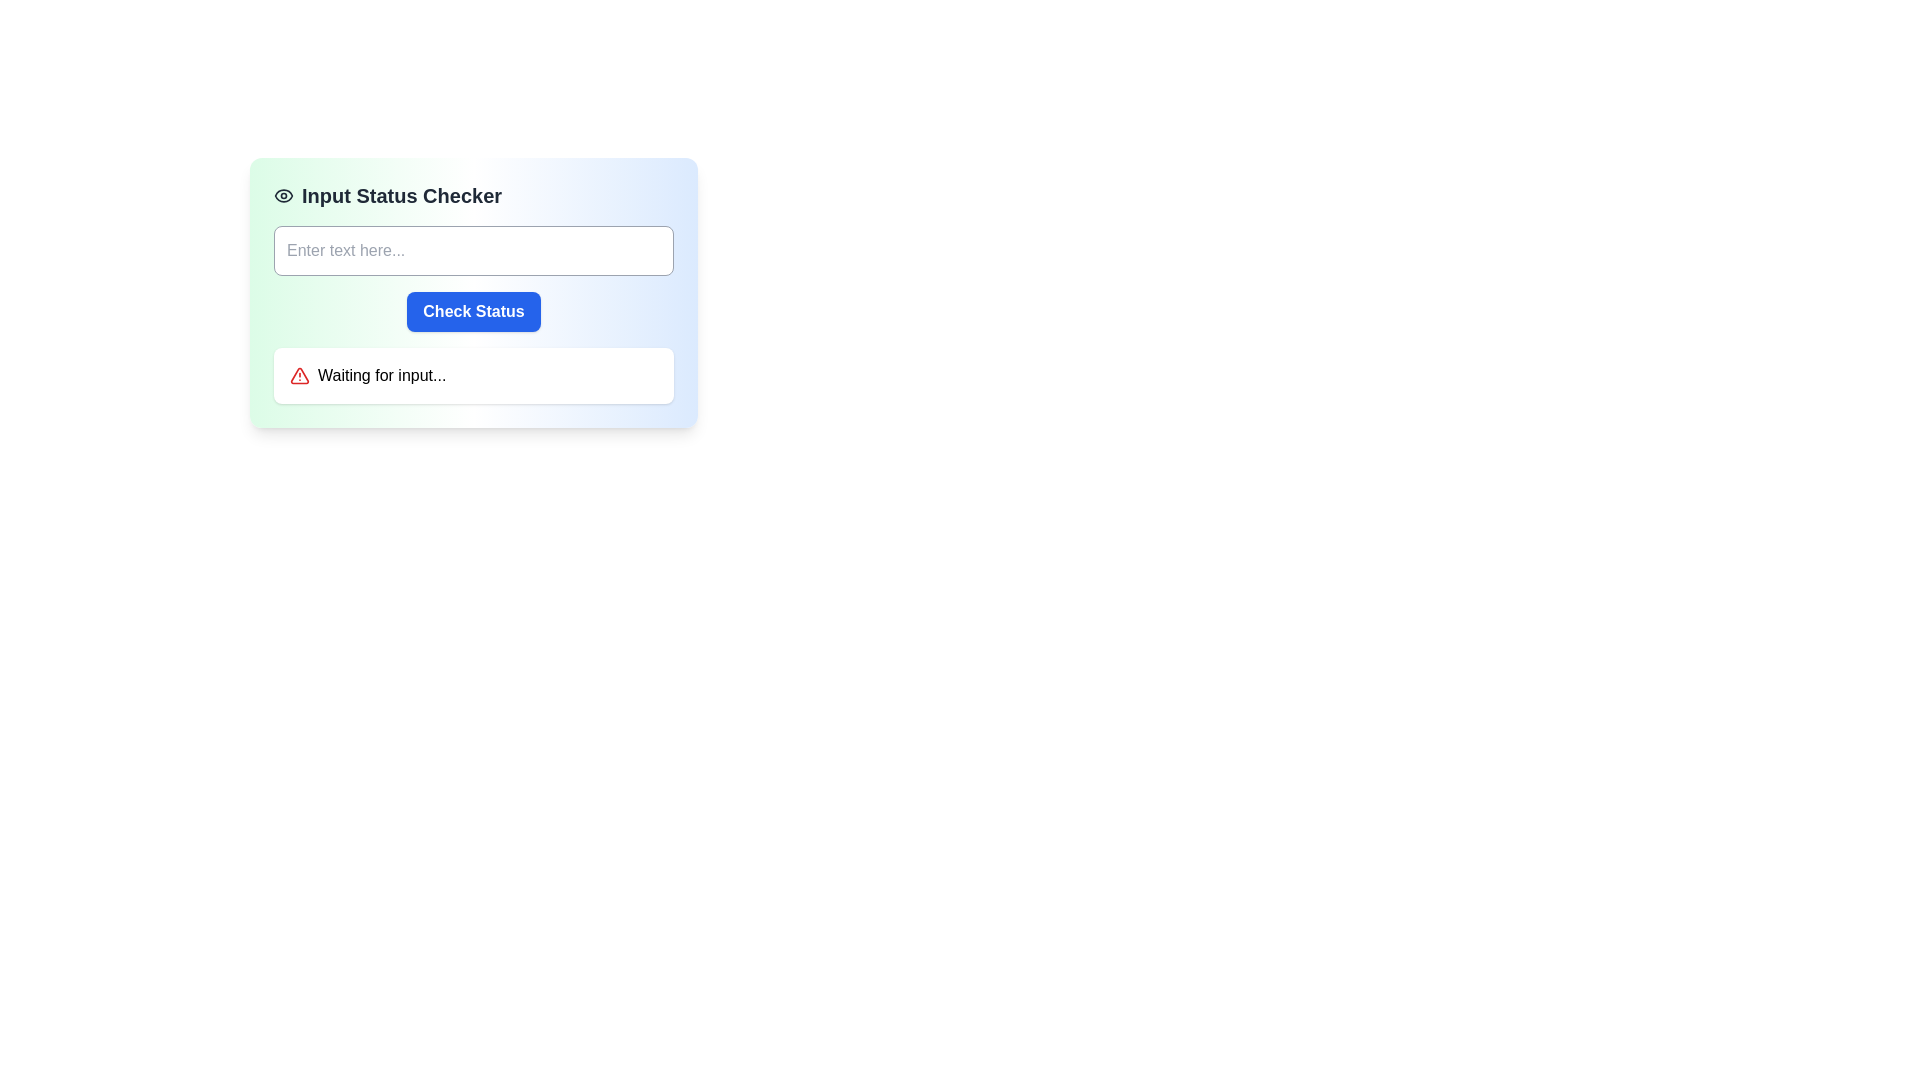  Describe the element at coordinates (473, 293) in the screenshot. I see `the button on the Panel with interactive and informational components` at that location.